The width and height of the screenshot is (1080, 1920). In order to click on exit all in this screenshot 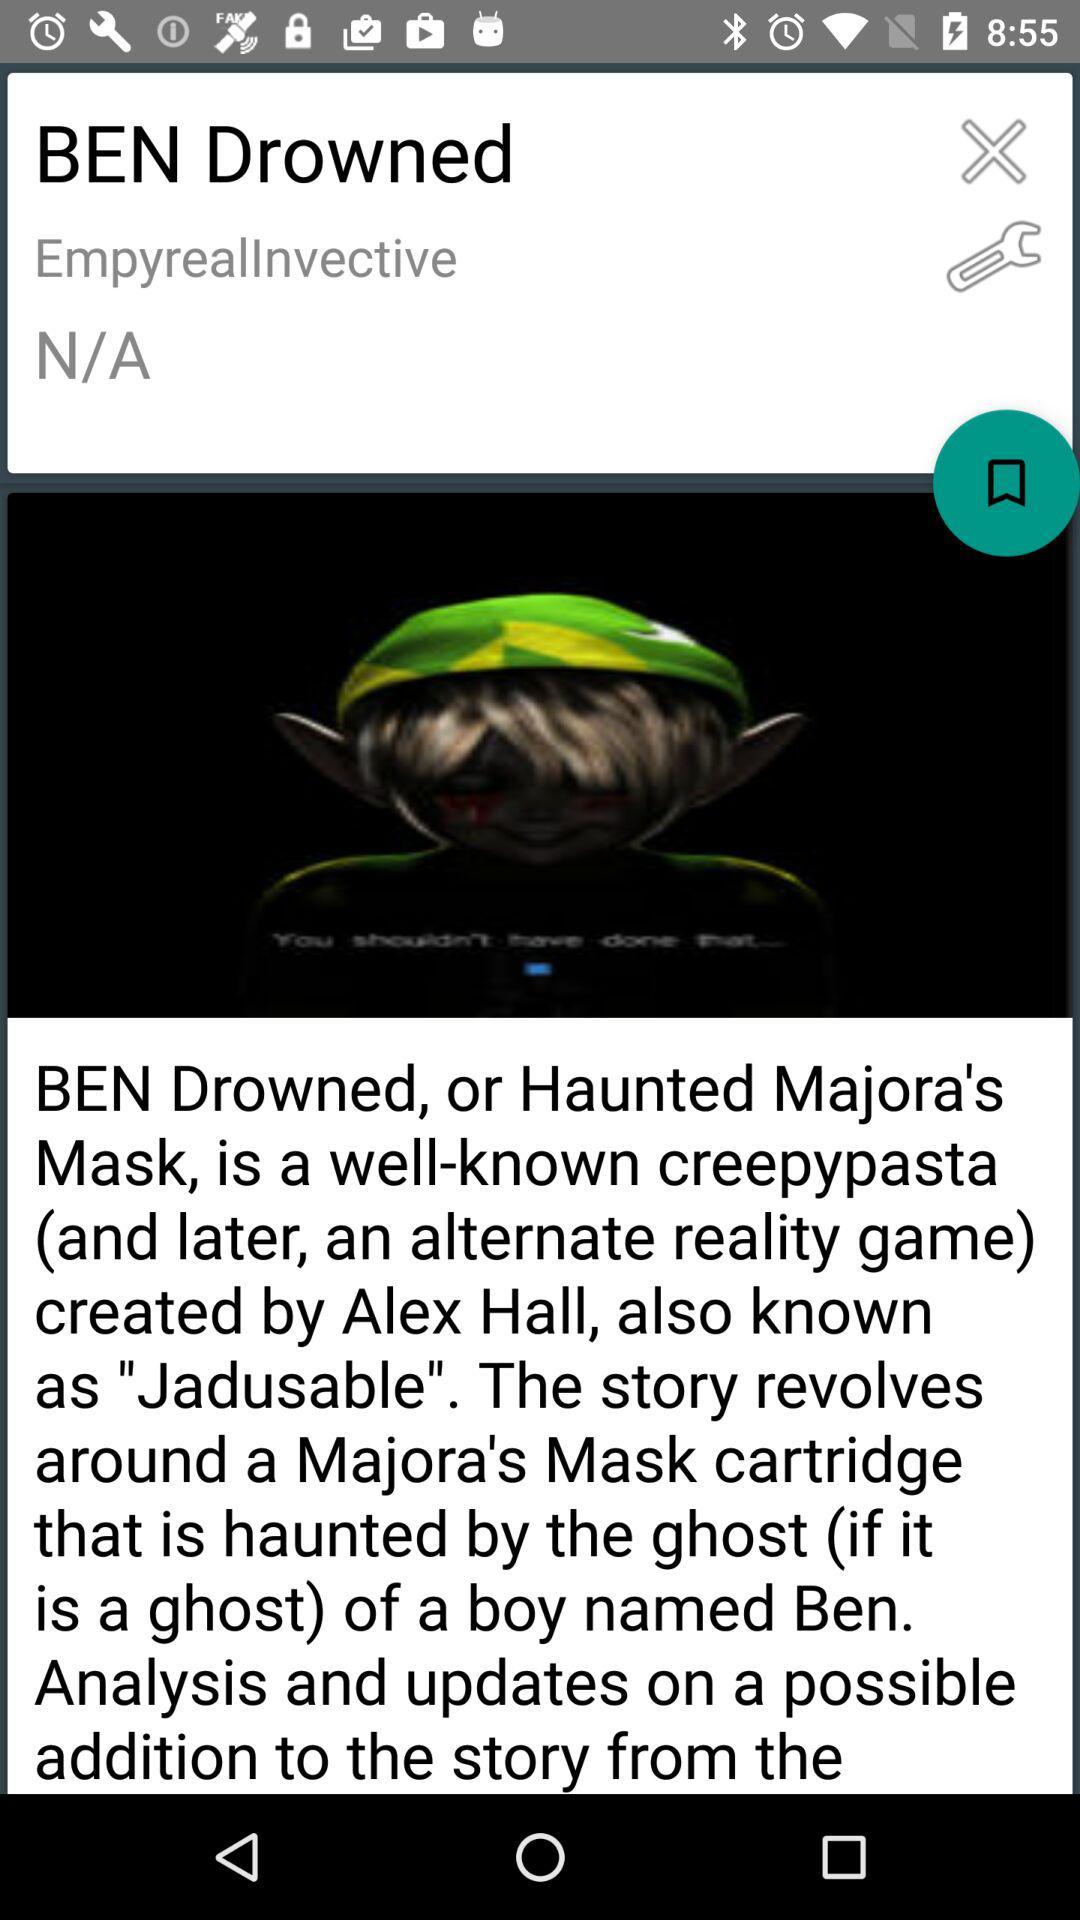, I will do `click(993, 150)`.